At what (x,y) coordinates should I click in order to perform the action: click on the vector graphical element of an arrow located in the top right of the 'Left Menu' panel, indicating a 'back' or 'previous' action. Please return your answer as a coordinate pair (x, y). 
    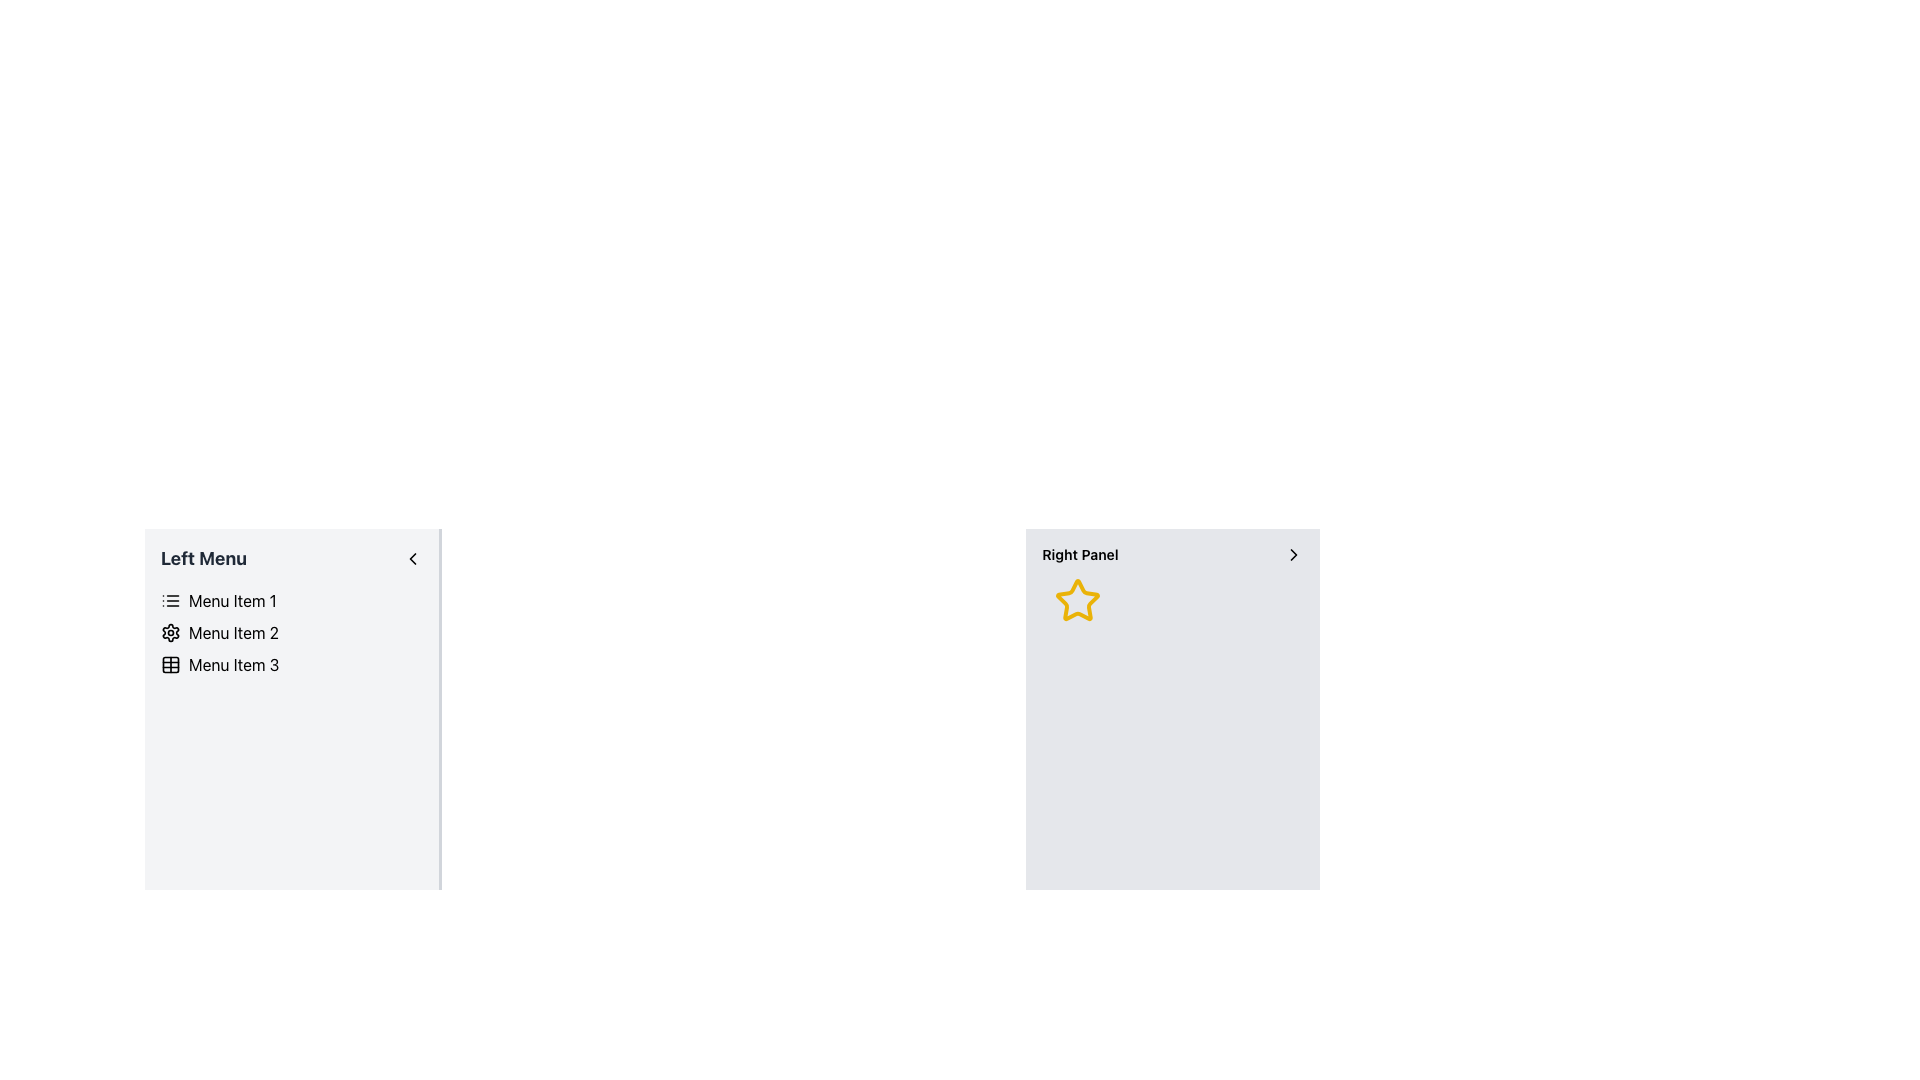
    Looking at the image, I should click on (411, 559).